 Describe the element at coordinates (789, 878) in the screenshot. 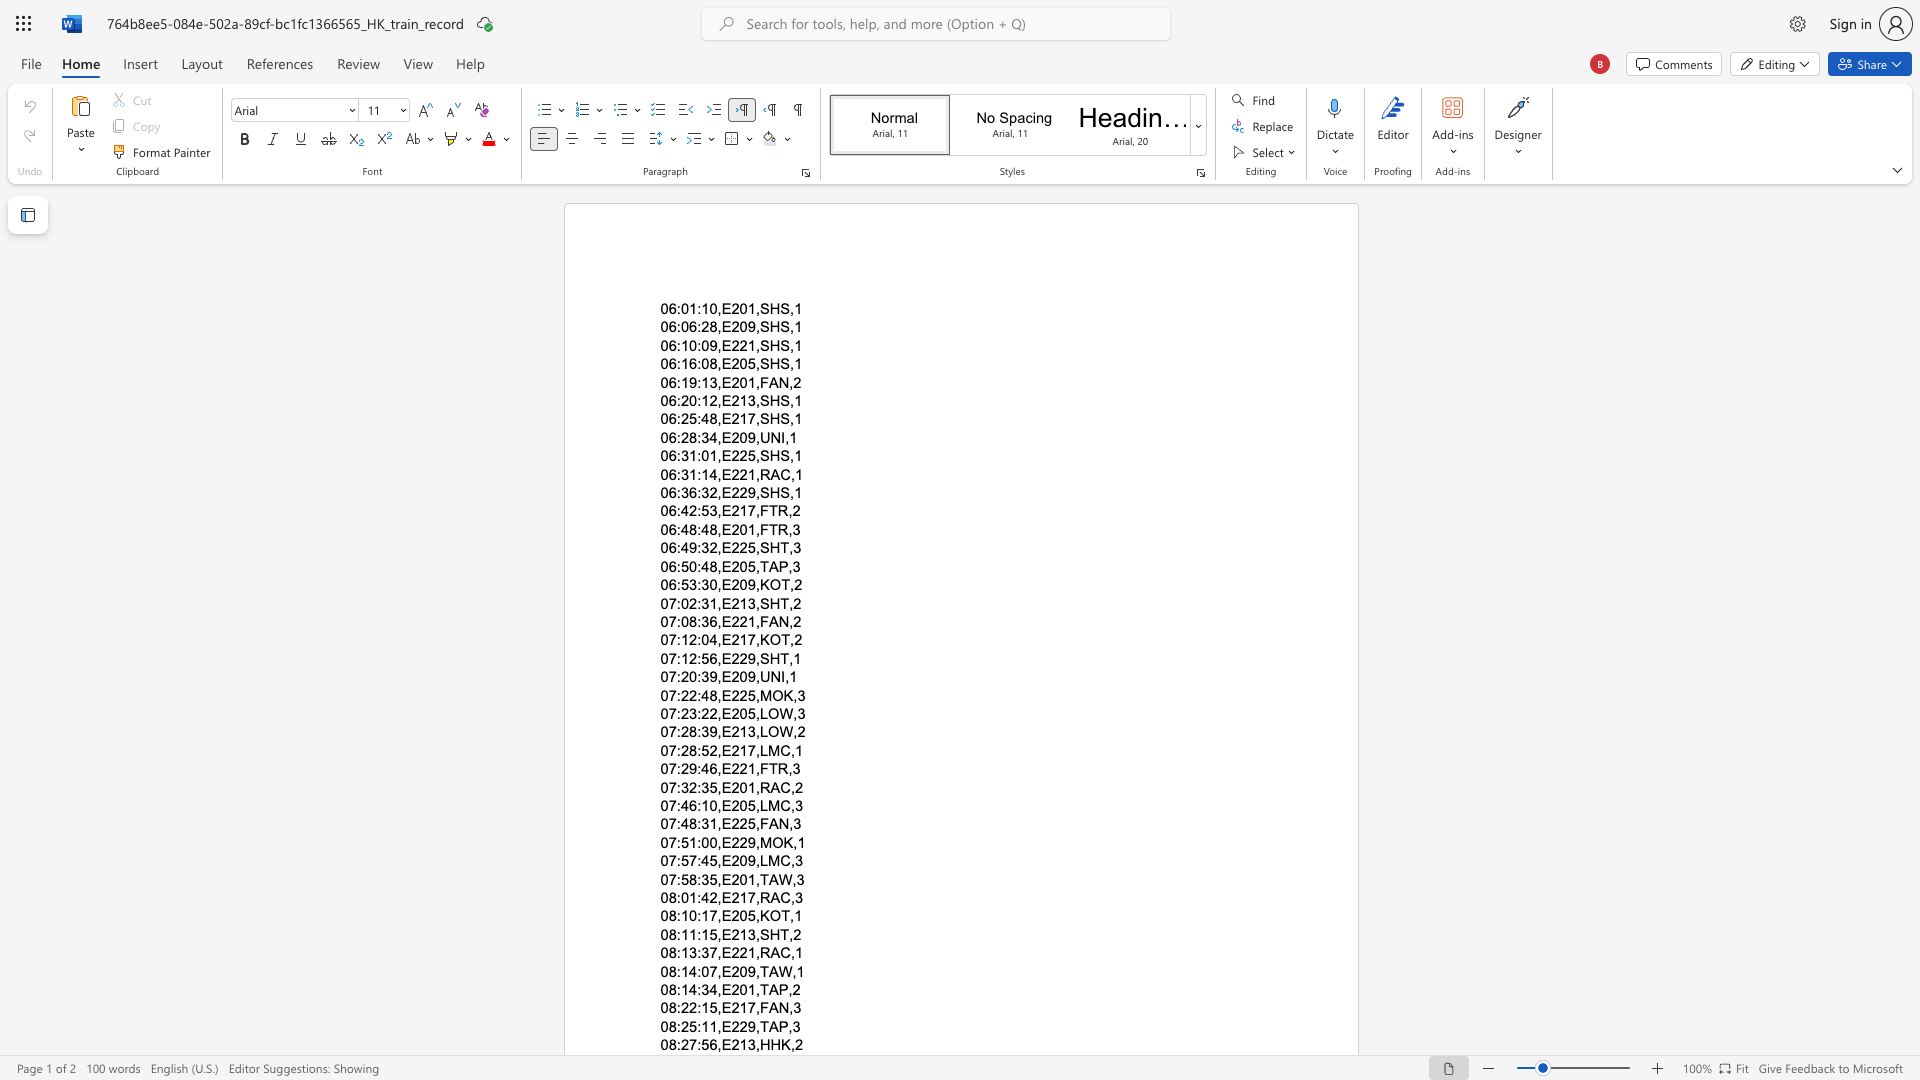

I see `the space between the continuous character "W" and "," in the text` at that location.